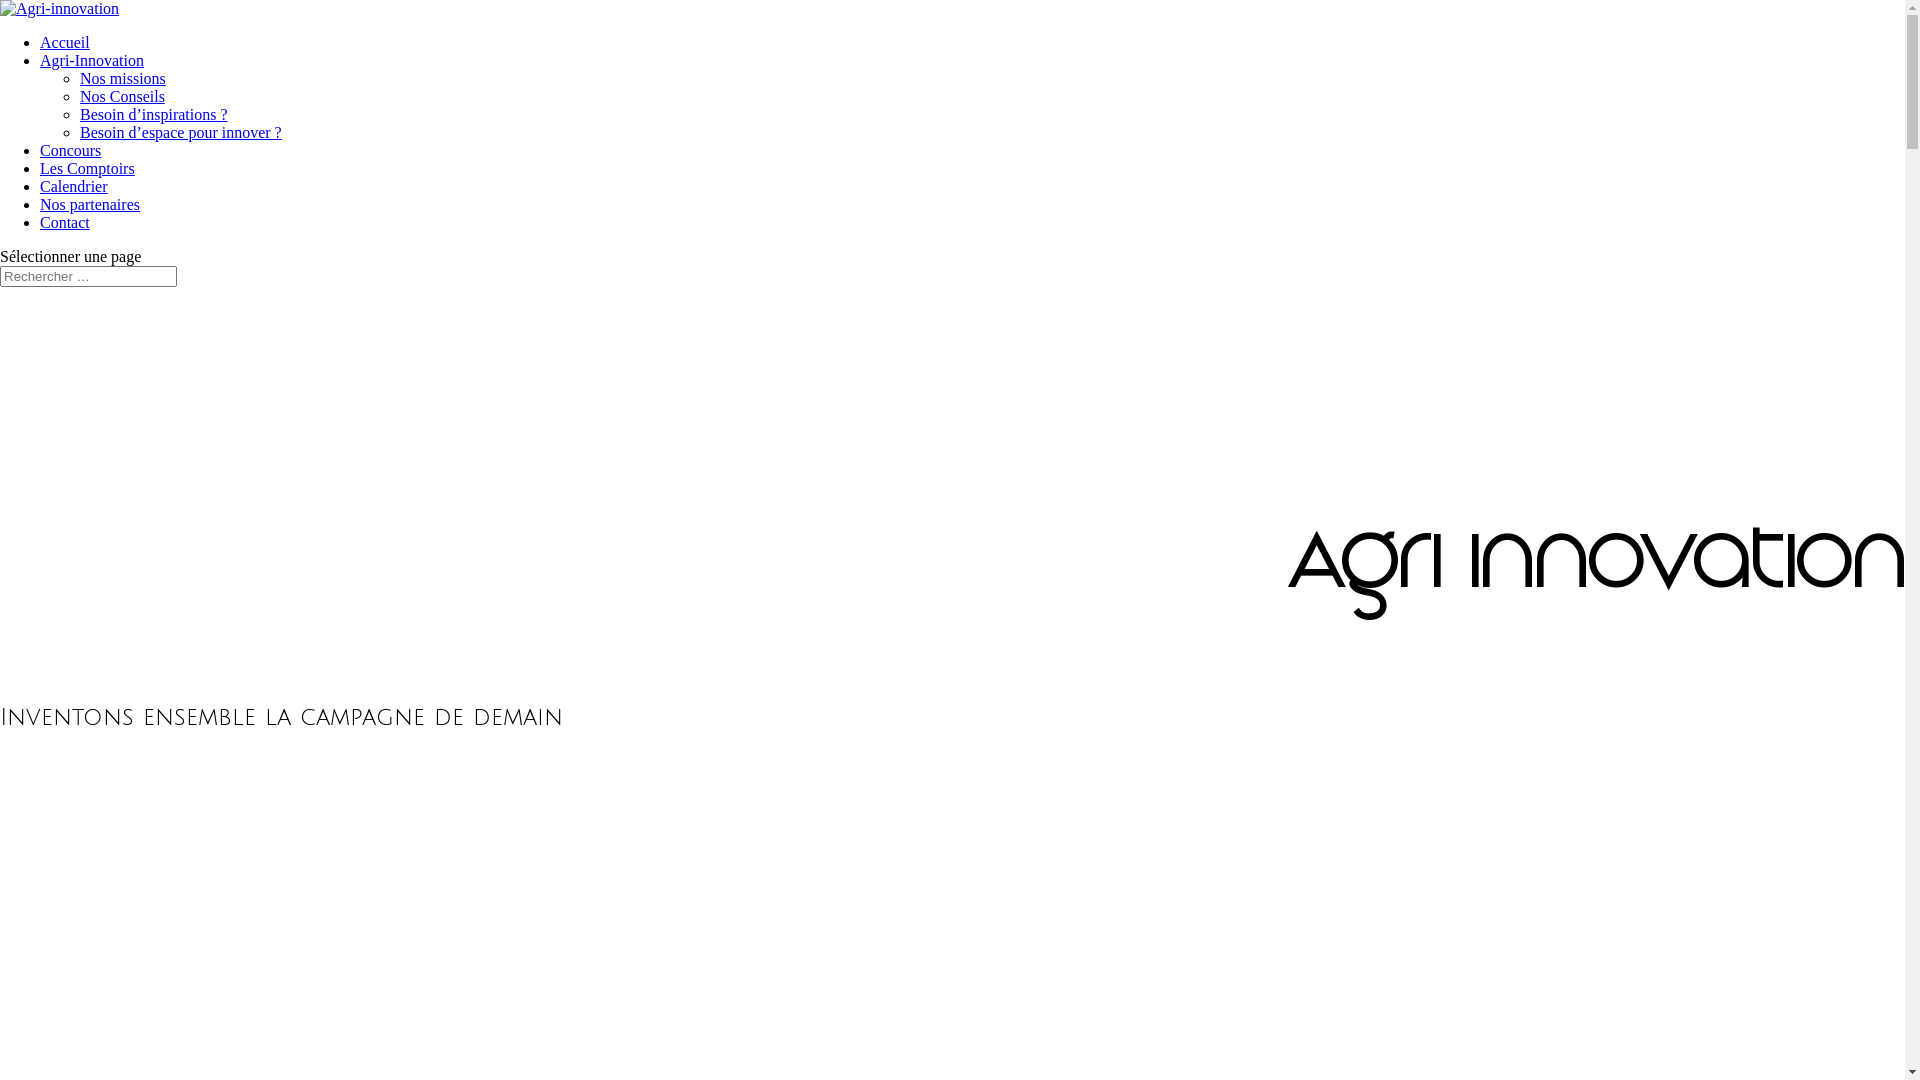  What do you see at coordinates (86, 167) in the screenshot?
I see `'Les Comptoirs'` at bounding box center [86, 167].